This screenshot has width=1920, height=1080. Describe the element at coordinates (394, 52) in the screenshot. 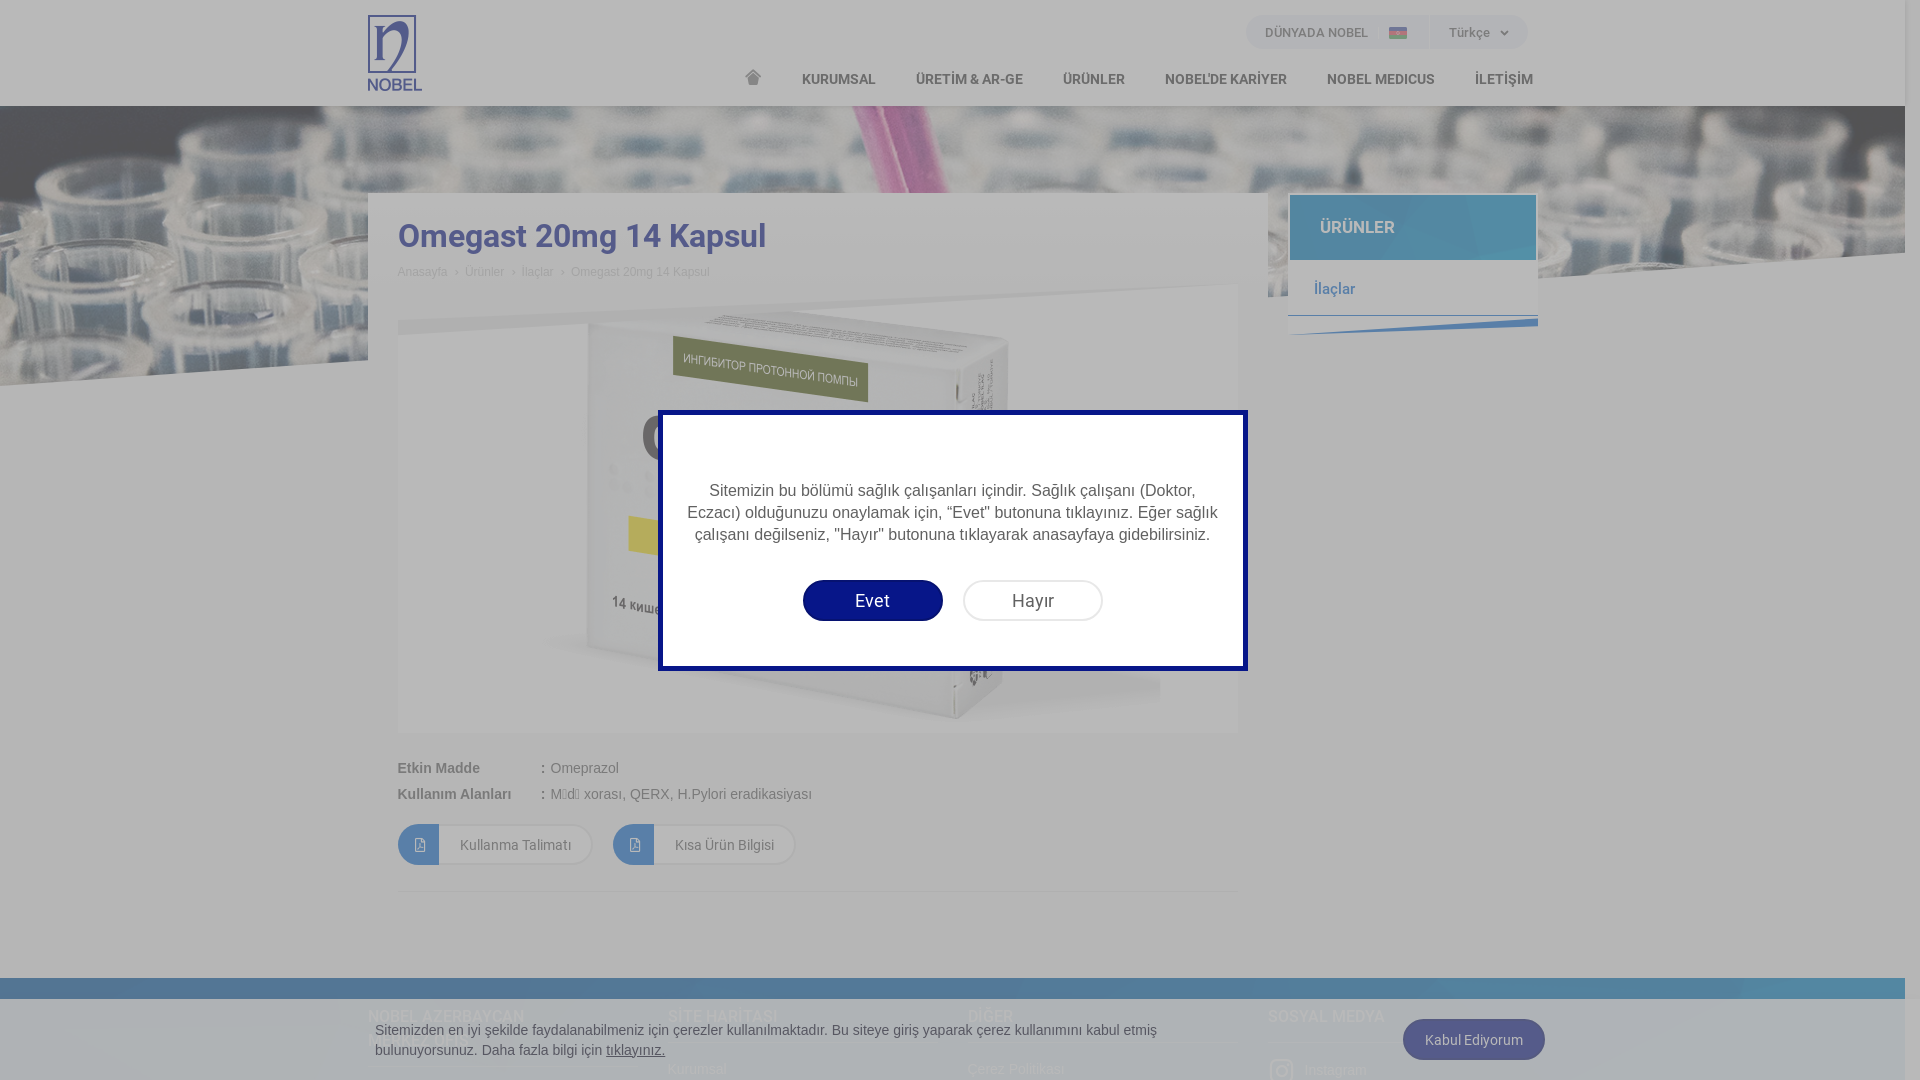

I see `'NOBEL'` at that location.